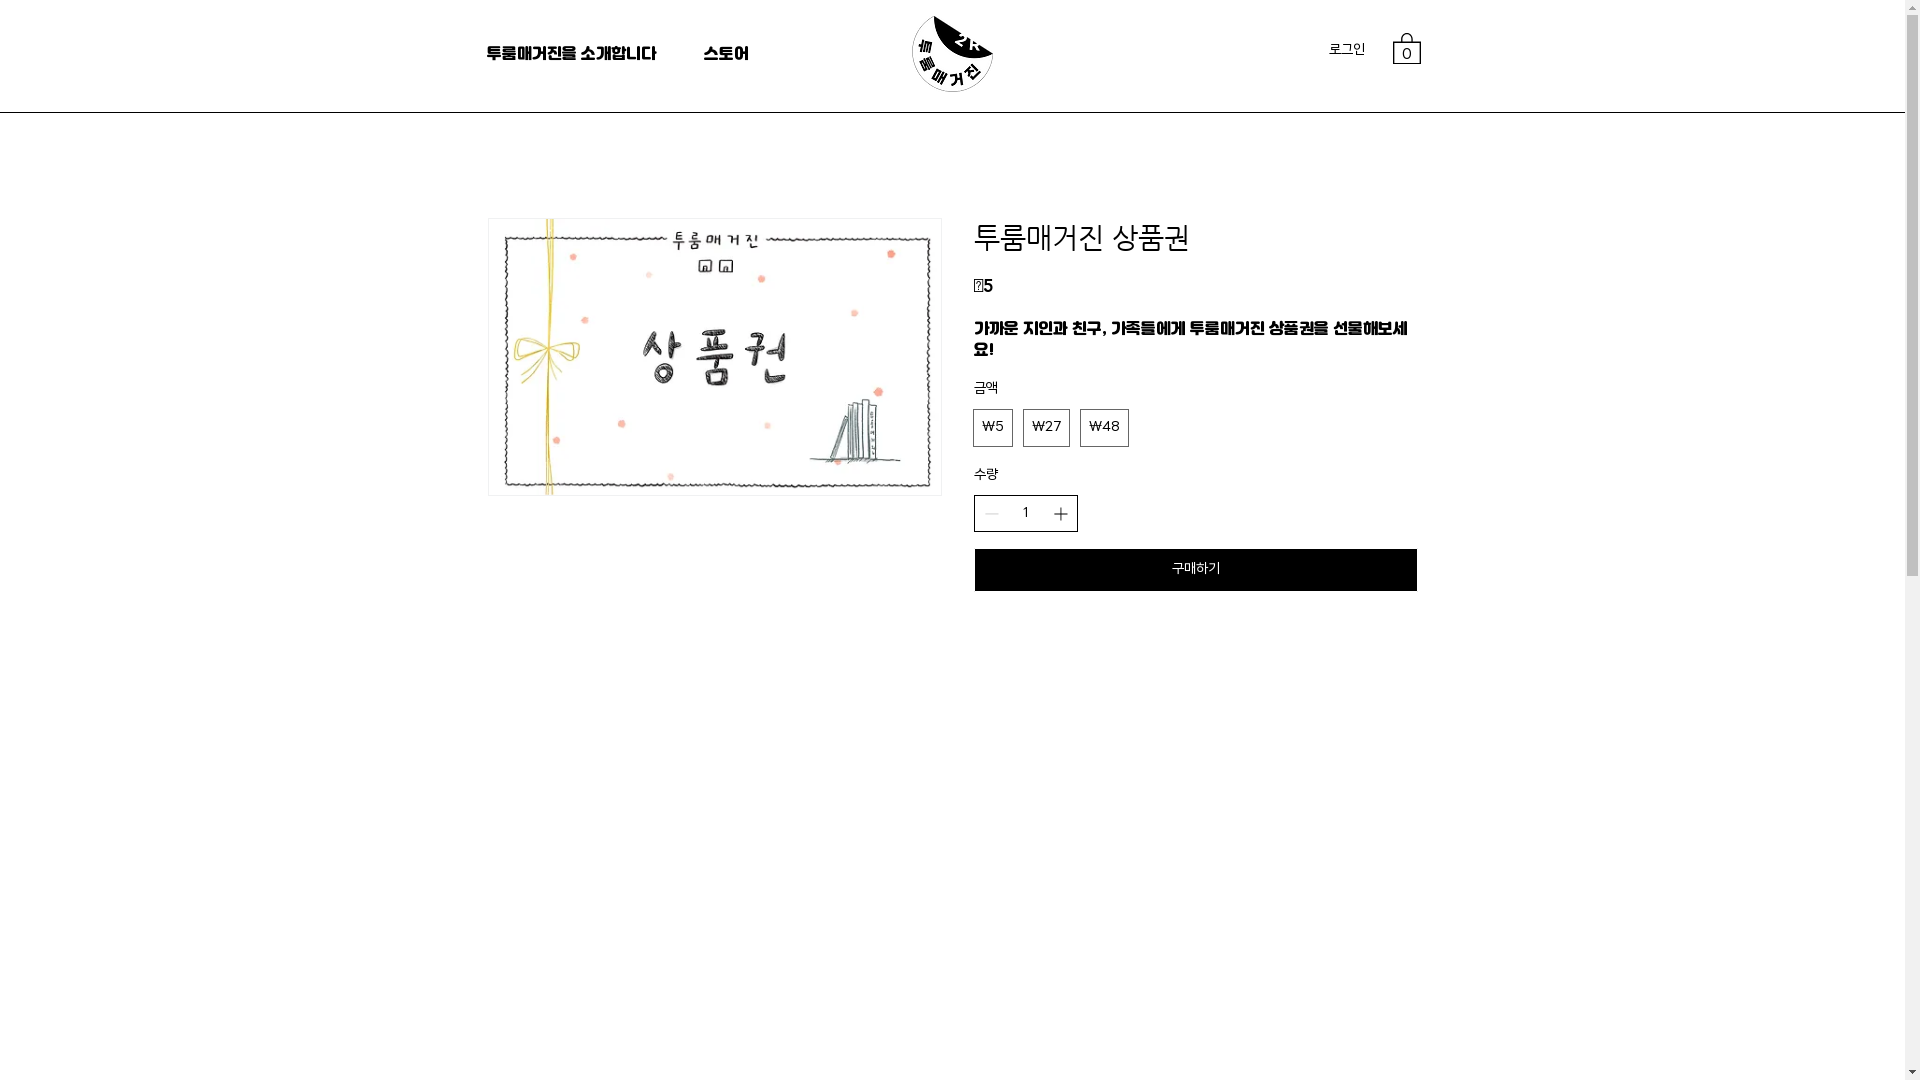 The image size is (1920, 1080). I want to click on '0', so click(1405, 46).